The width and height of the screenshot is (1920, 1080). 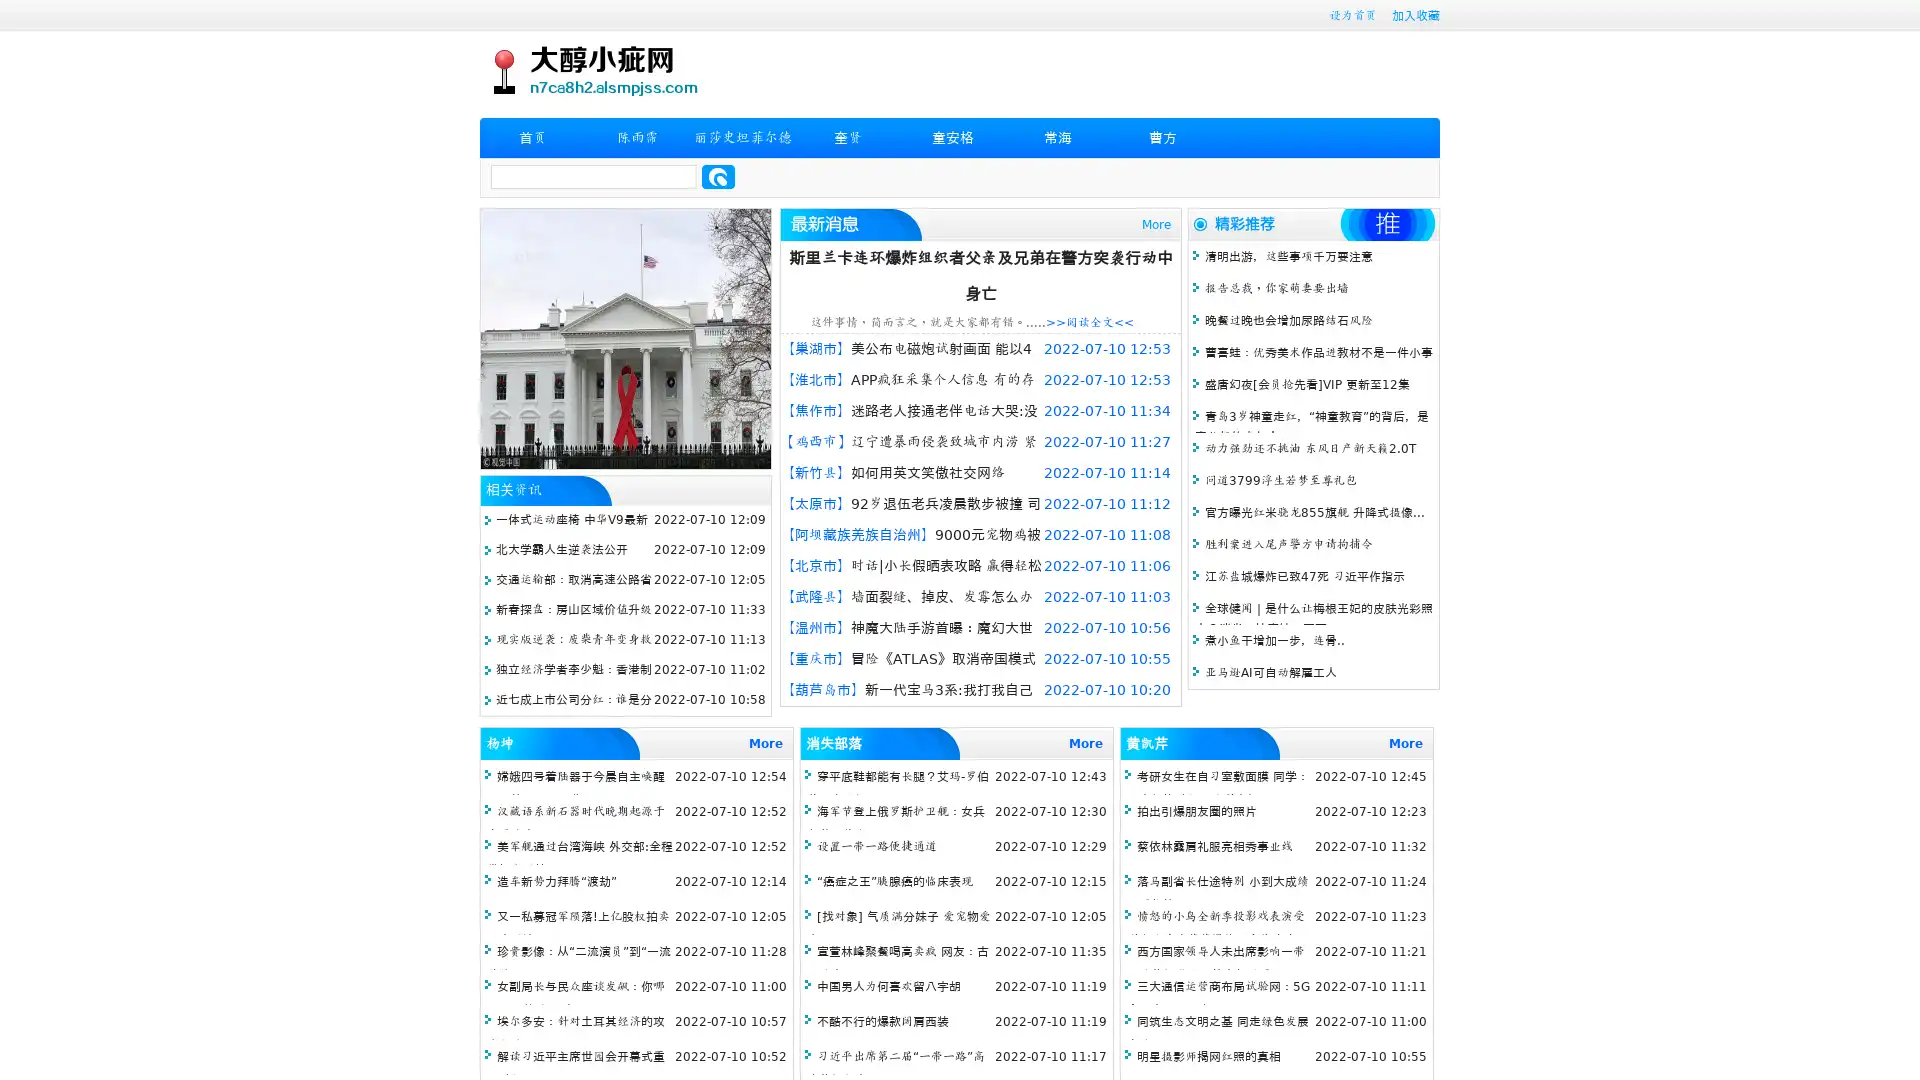 I want to click on Search, so click(x=718, y=176).